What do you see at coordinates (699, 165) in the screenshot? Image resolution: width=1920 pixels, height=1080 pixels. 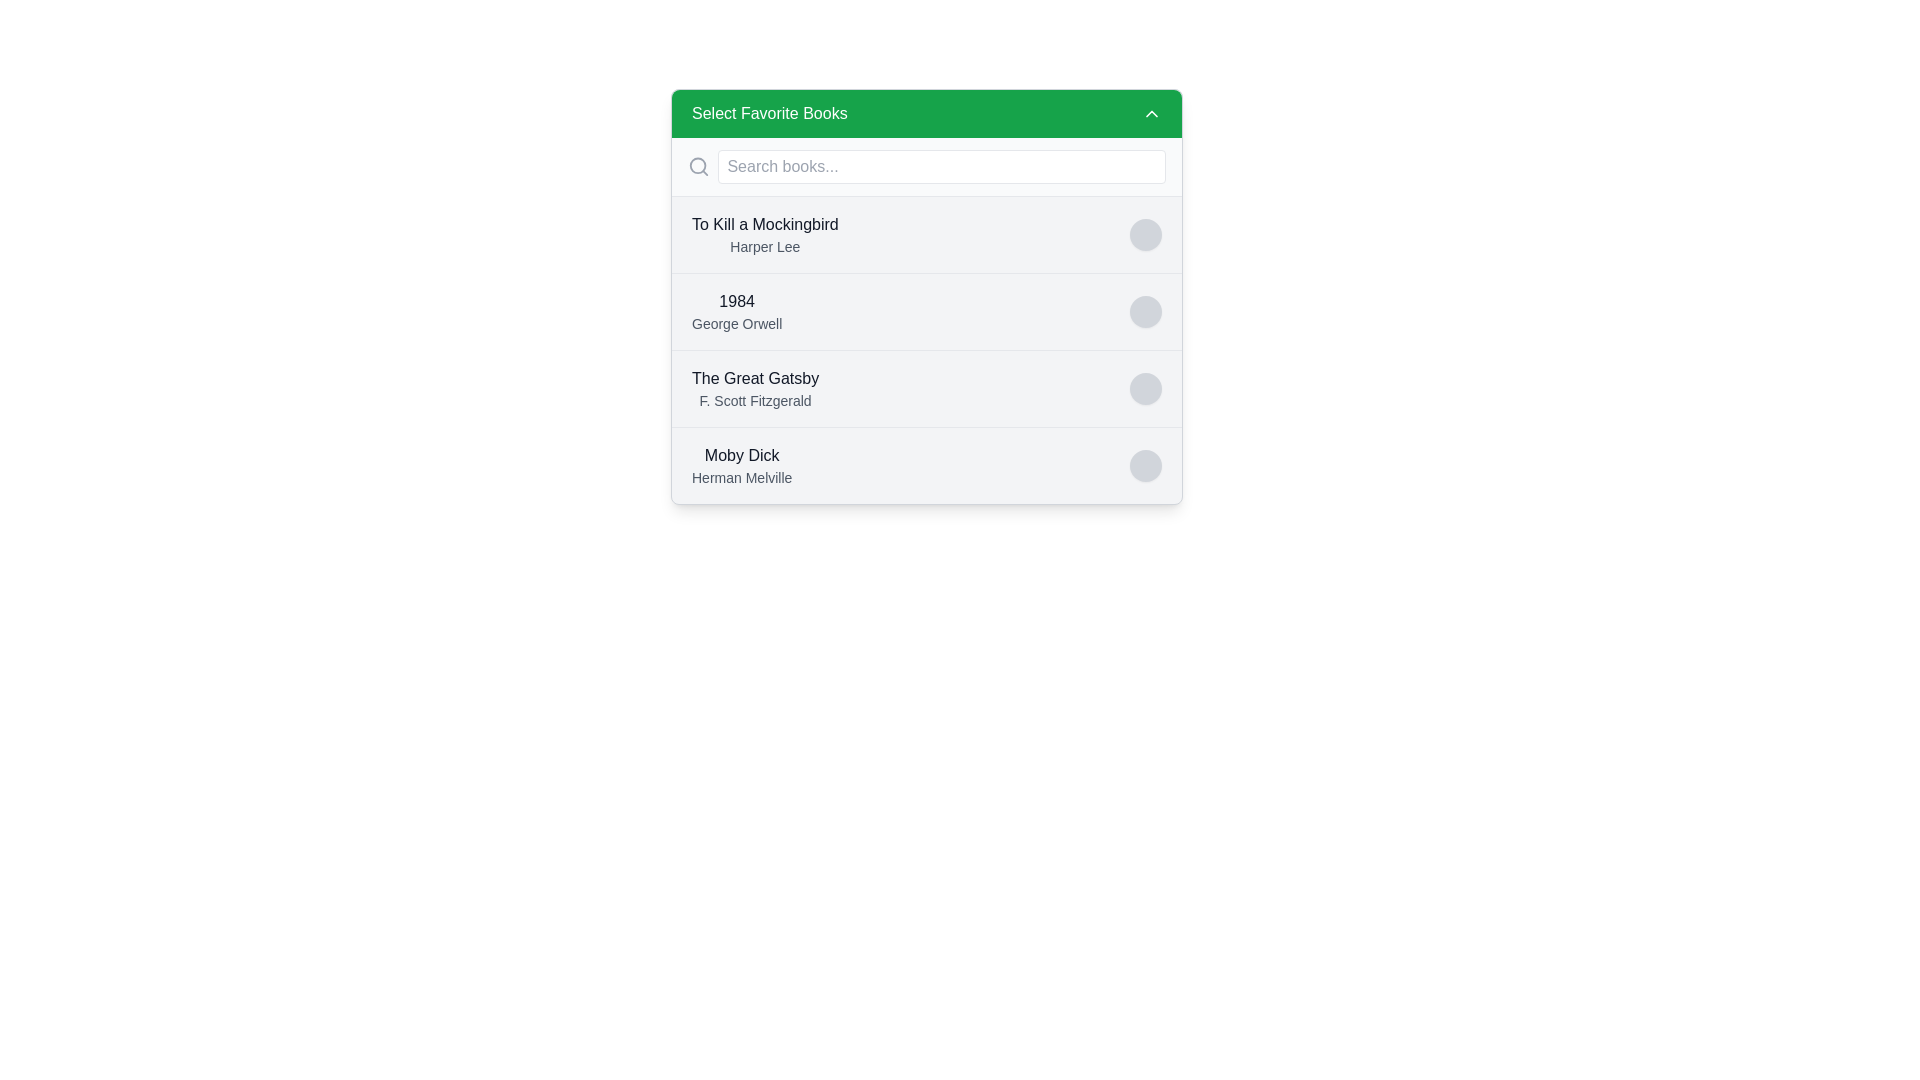 I see `the search icon, which is a gray magnifying glass outline located to the left of the text input field labeled 'Search books...'` at bounding box center [699, 165].